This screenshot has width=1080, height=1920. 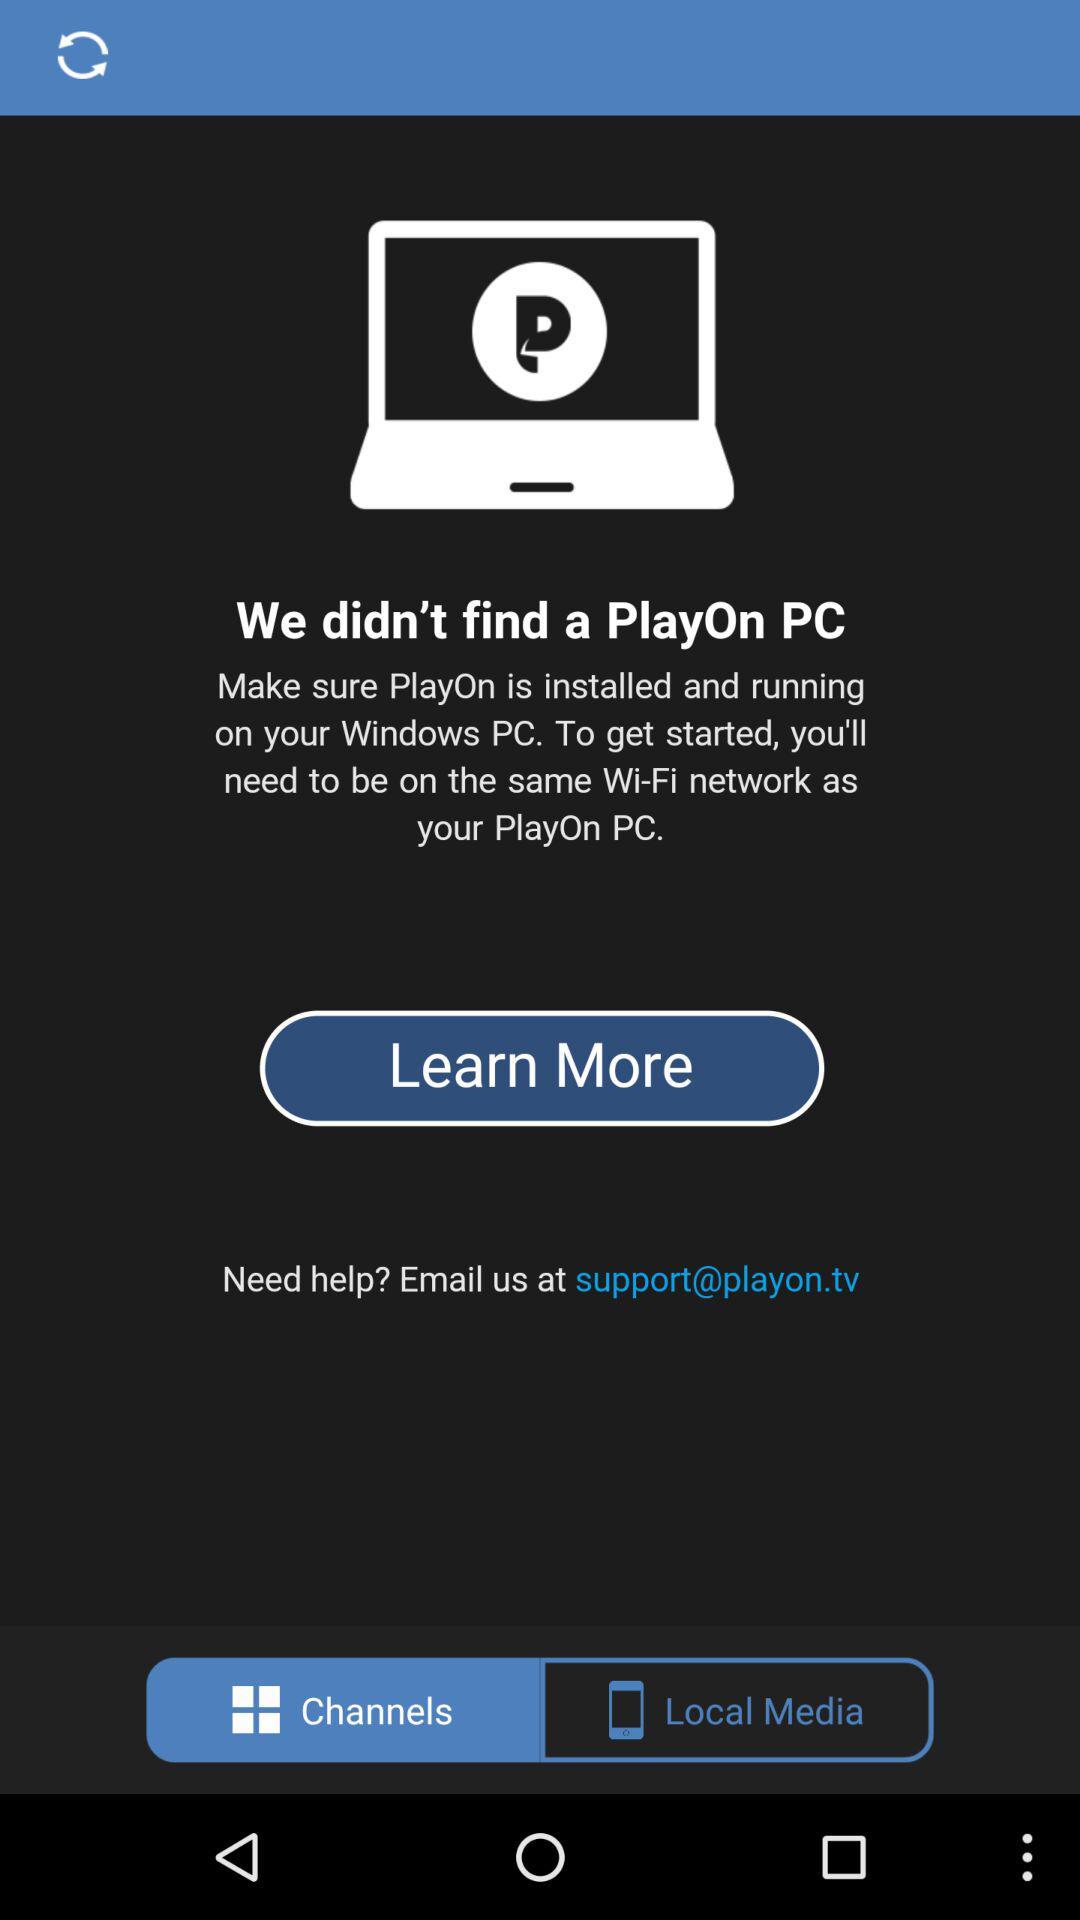 I want to click on copy text, so click(x=540, y=812).